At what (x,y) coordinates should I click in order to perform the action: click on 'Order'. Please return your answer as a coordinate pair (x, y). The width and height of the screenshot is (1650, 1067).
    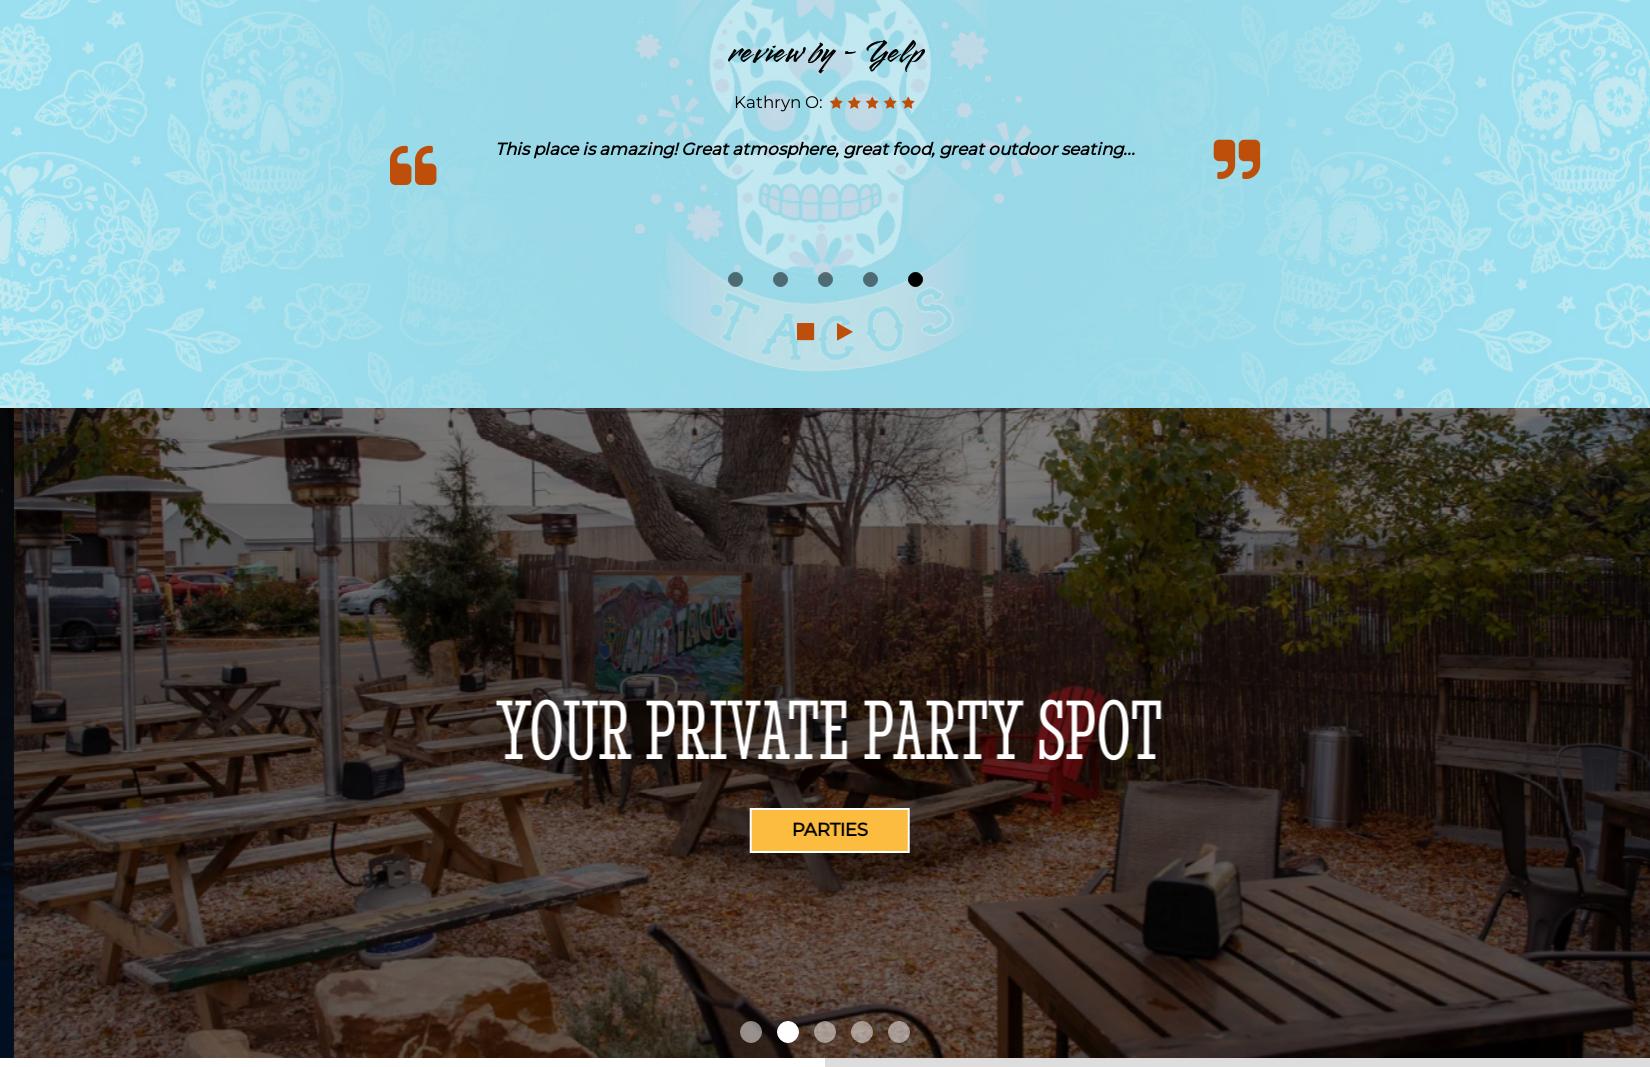
    Looking at the image, I should click on (825, 829).